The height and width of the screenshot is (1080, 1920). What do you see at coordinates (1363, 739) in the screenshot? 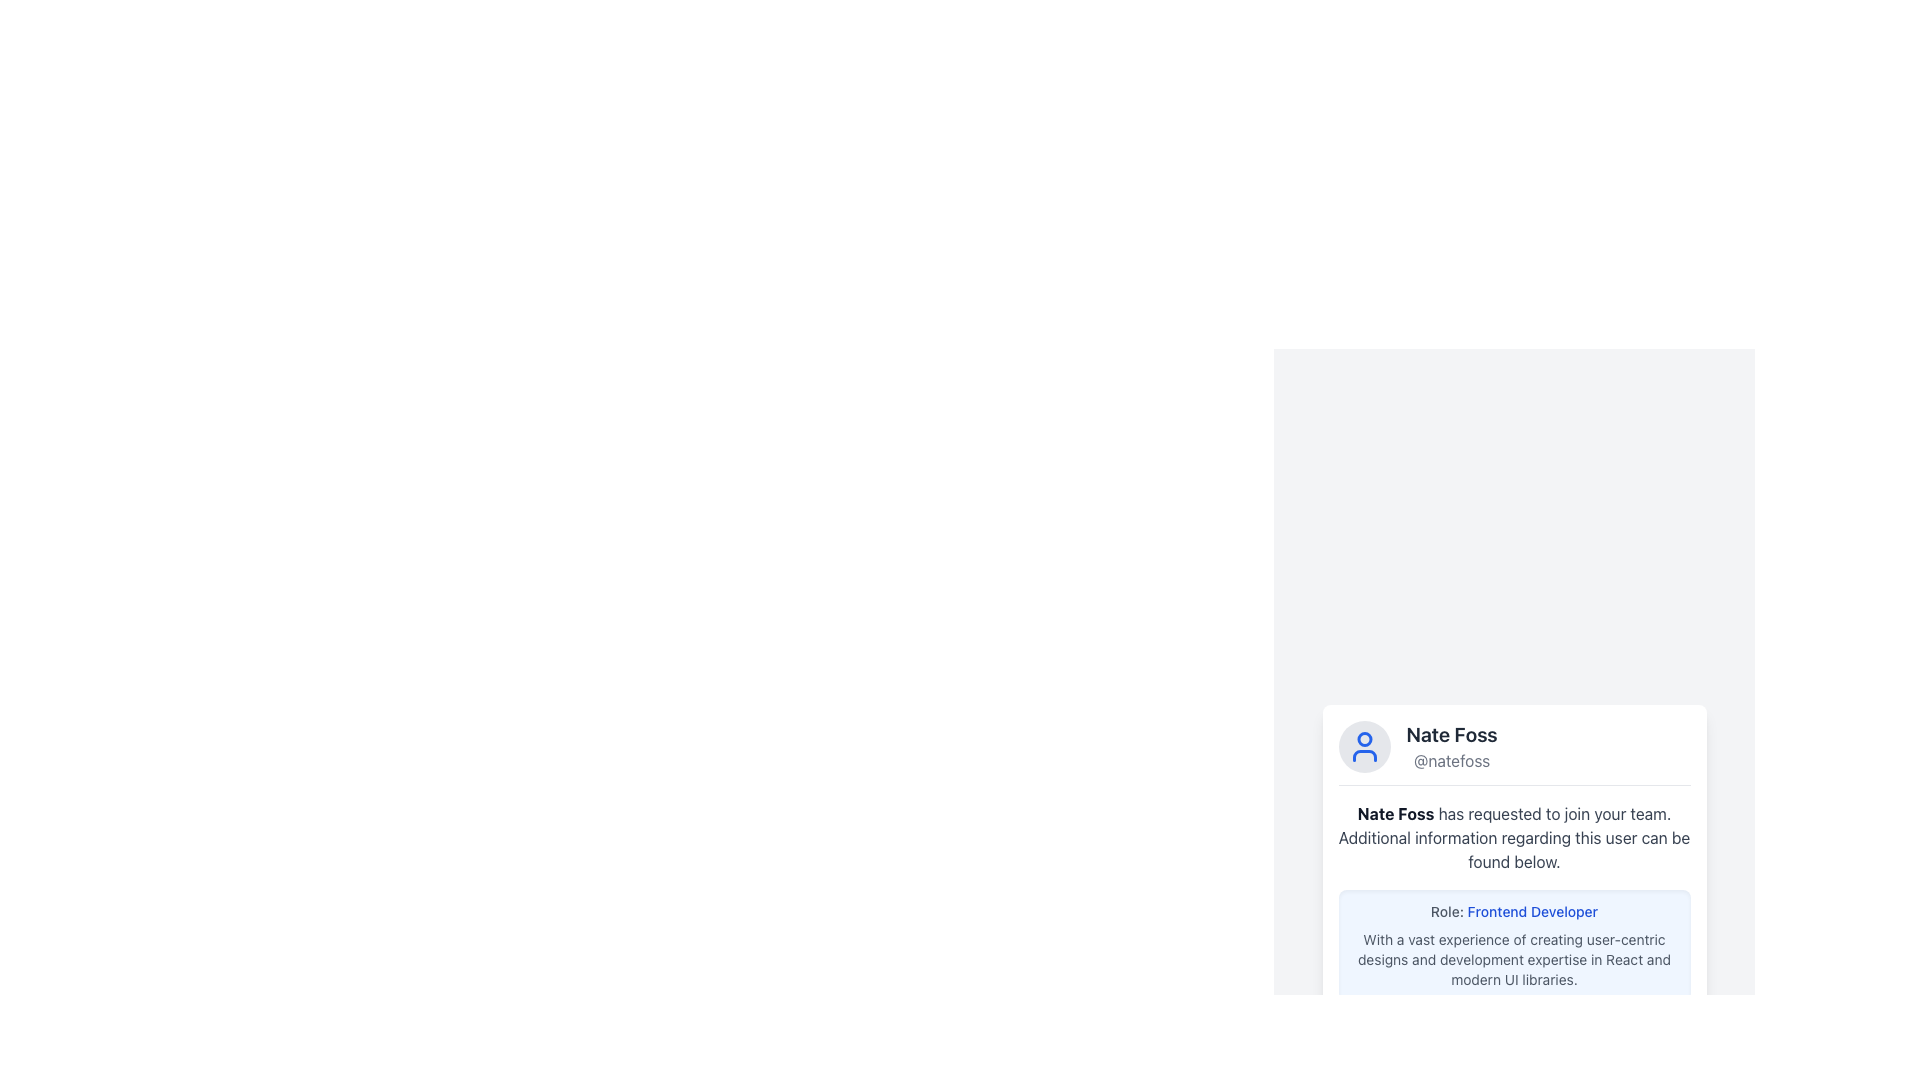
I see `the Graphical Icon Component (Circle within an SVG) that represents the head in the user avatar icon, located in the top-left corner of the profile card` at bounding box center [1363, 739].